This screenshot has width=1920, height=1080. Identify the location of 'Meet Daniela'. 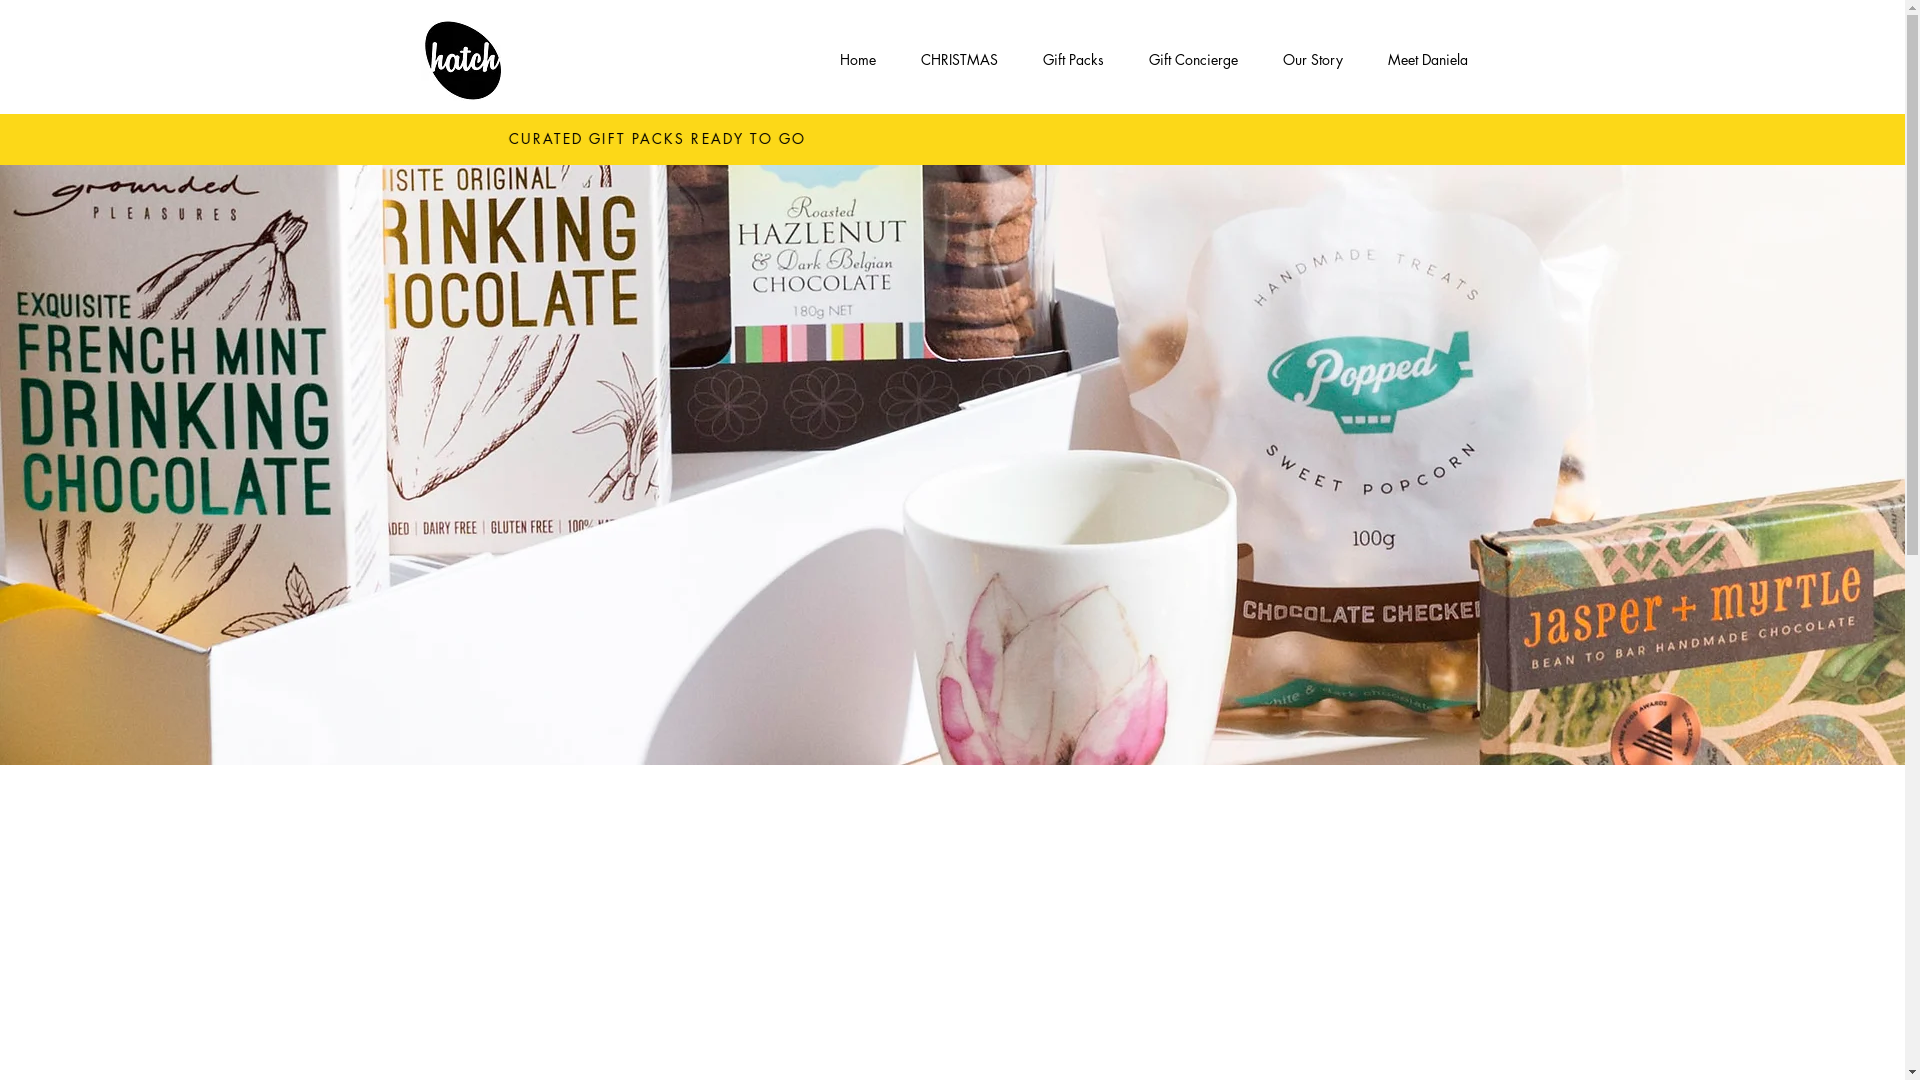
(1427, 59).